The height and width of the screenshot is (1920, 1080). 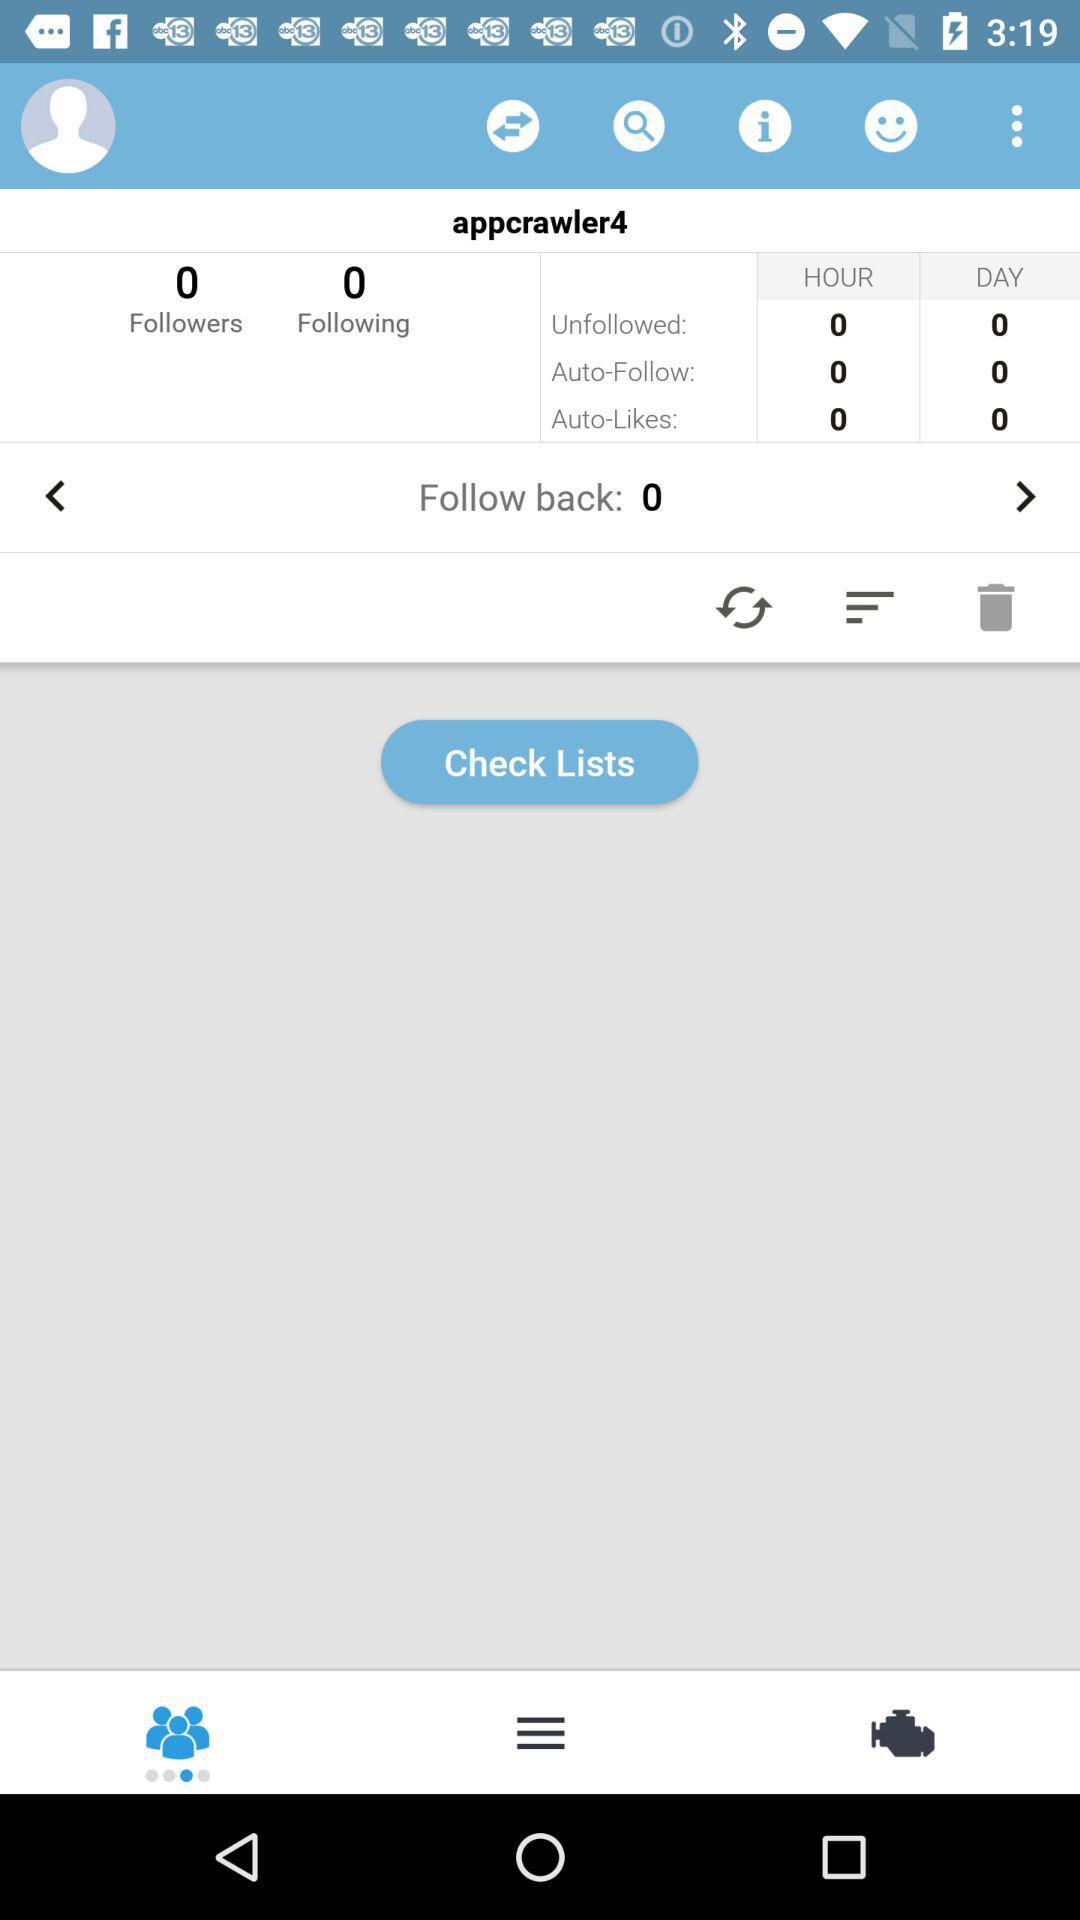 I want to click on the check lists icon, so click(x=538, y=761).